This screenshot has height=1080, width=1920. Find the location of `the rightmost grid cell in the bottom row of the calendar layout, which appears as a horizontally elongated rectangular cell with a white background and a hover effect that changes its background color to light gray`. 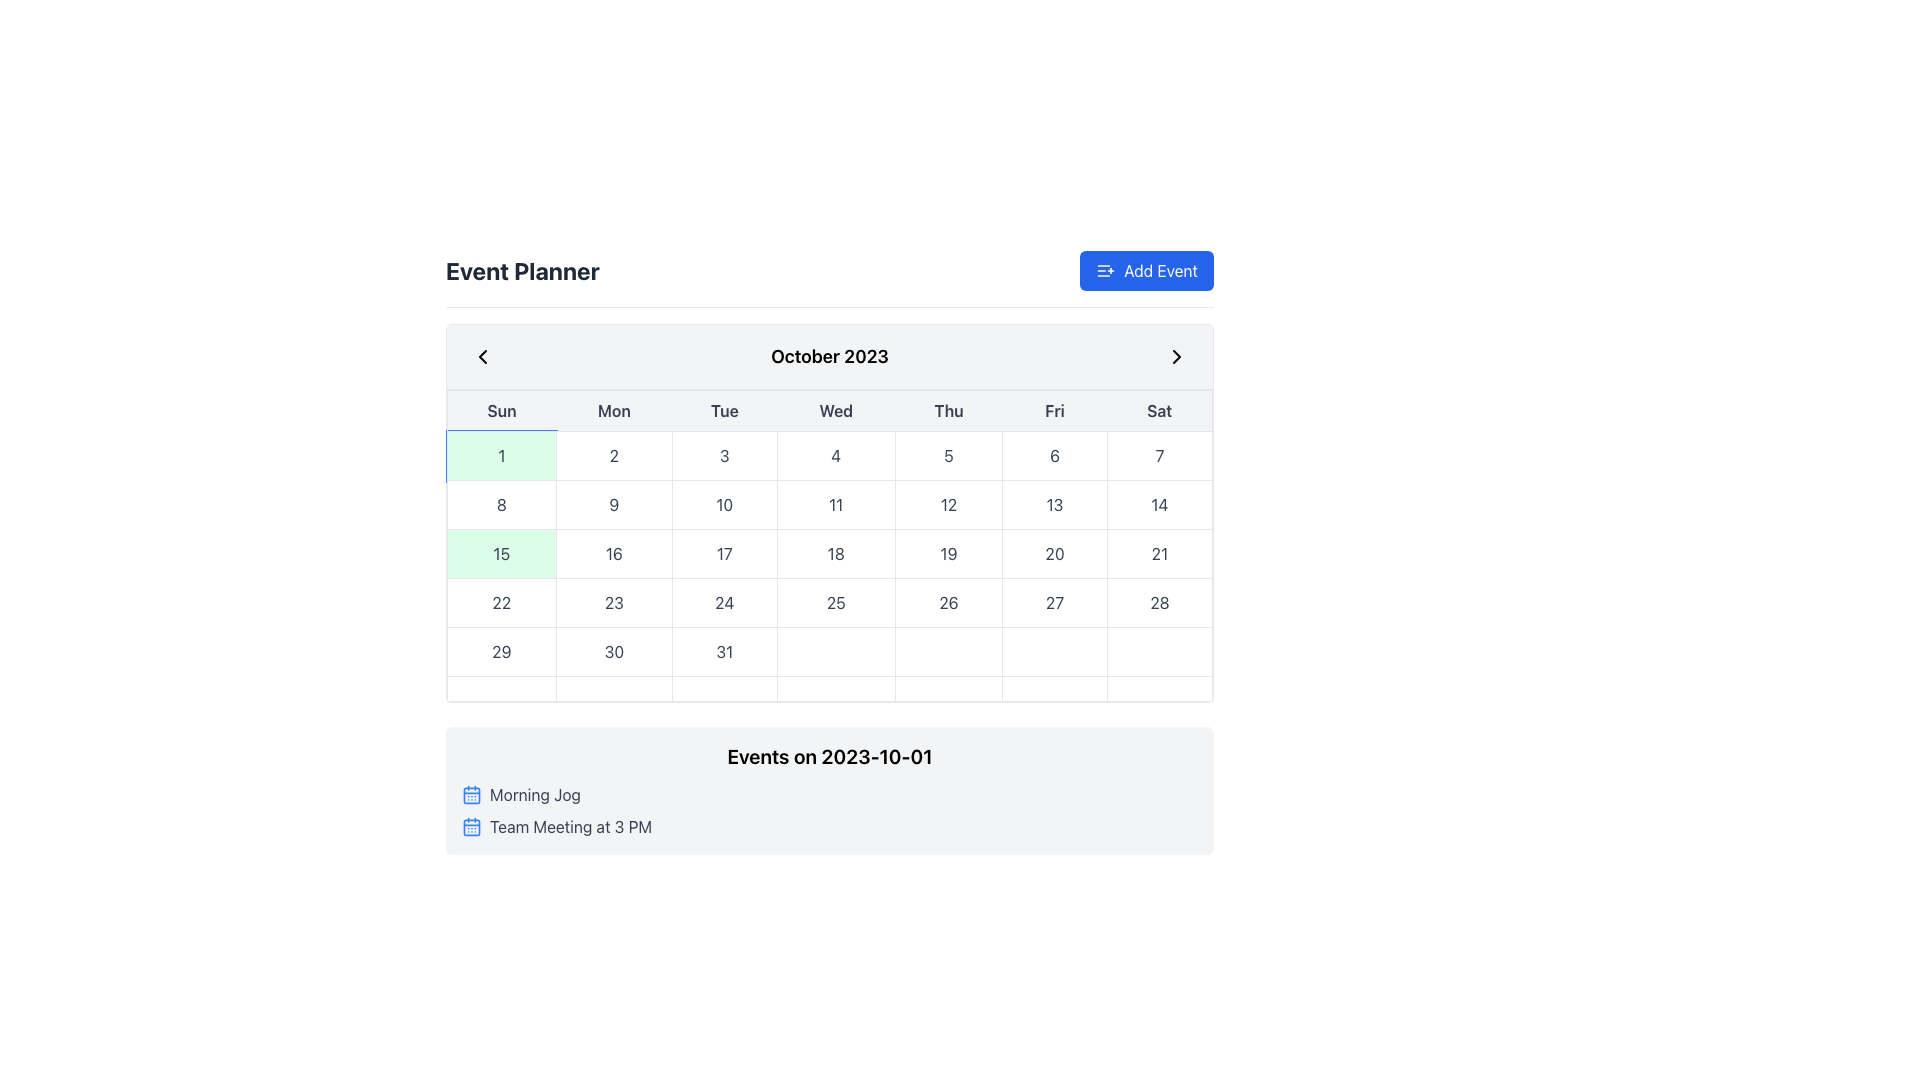

the rightmost grid cell in the bottom row of the calendar layout, which appears as a horizontally elongated rectangular cell with a white background and a hover effect that changes its background color to light gray is located at coordinates (1159, 688).